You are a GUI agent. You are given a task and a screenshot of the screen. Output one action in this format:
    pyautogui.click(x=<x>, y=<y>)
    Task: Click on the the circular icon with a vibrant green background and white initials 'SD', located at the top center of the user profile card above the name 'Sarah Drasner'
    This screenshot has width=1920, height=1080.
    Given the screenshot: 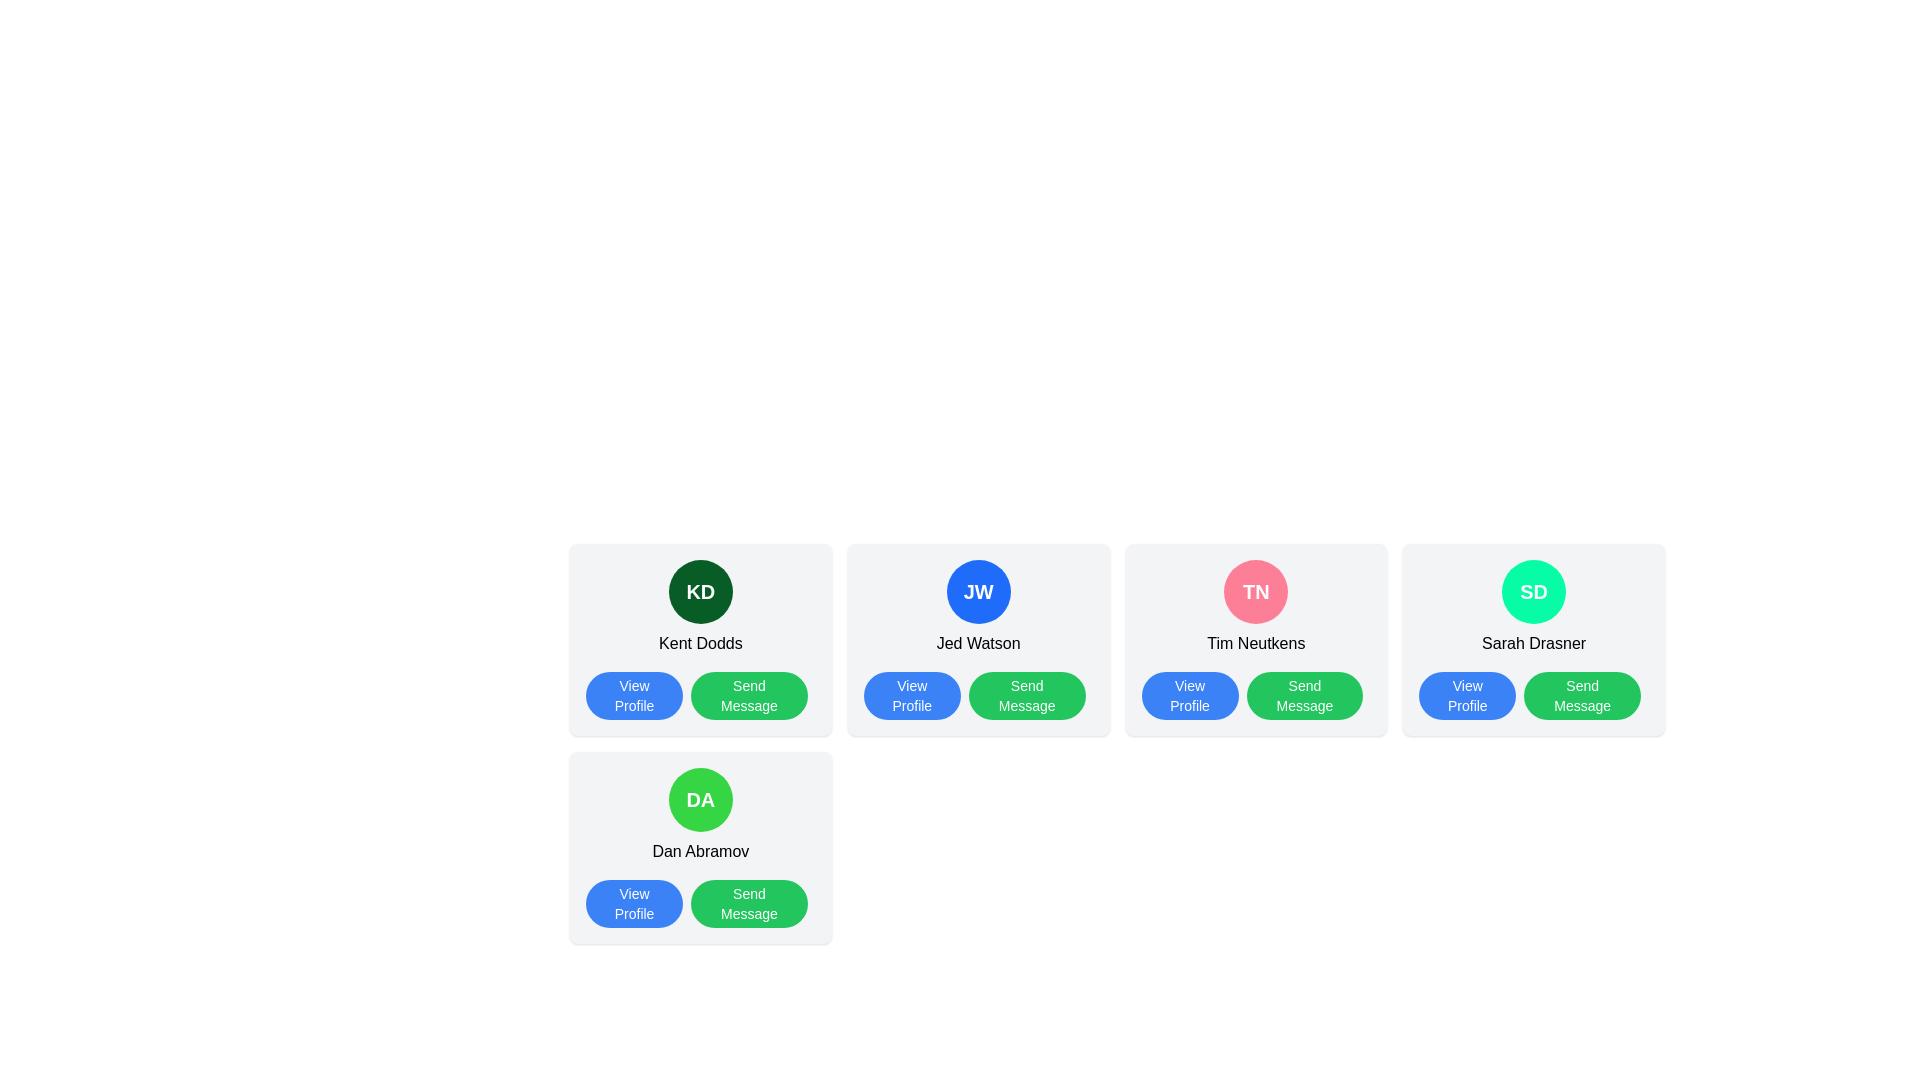 What is the action you would take?
    pyautogui.click(x=1533, y=590)
    